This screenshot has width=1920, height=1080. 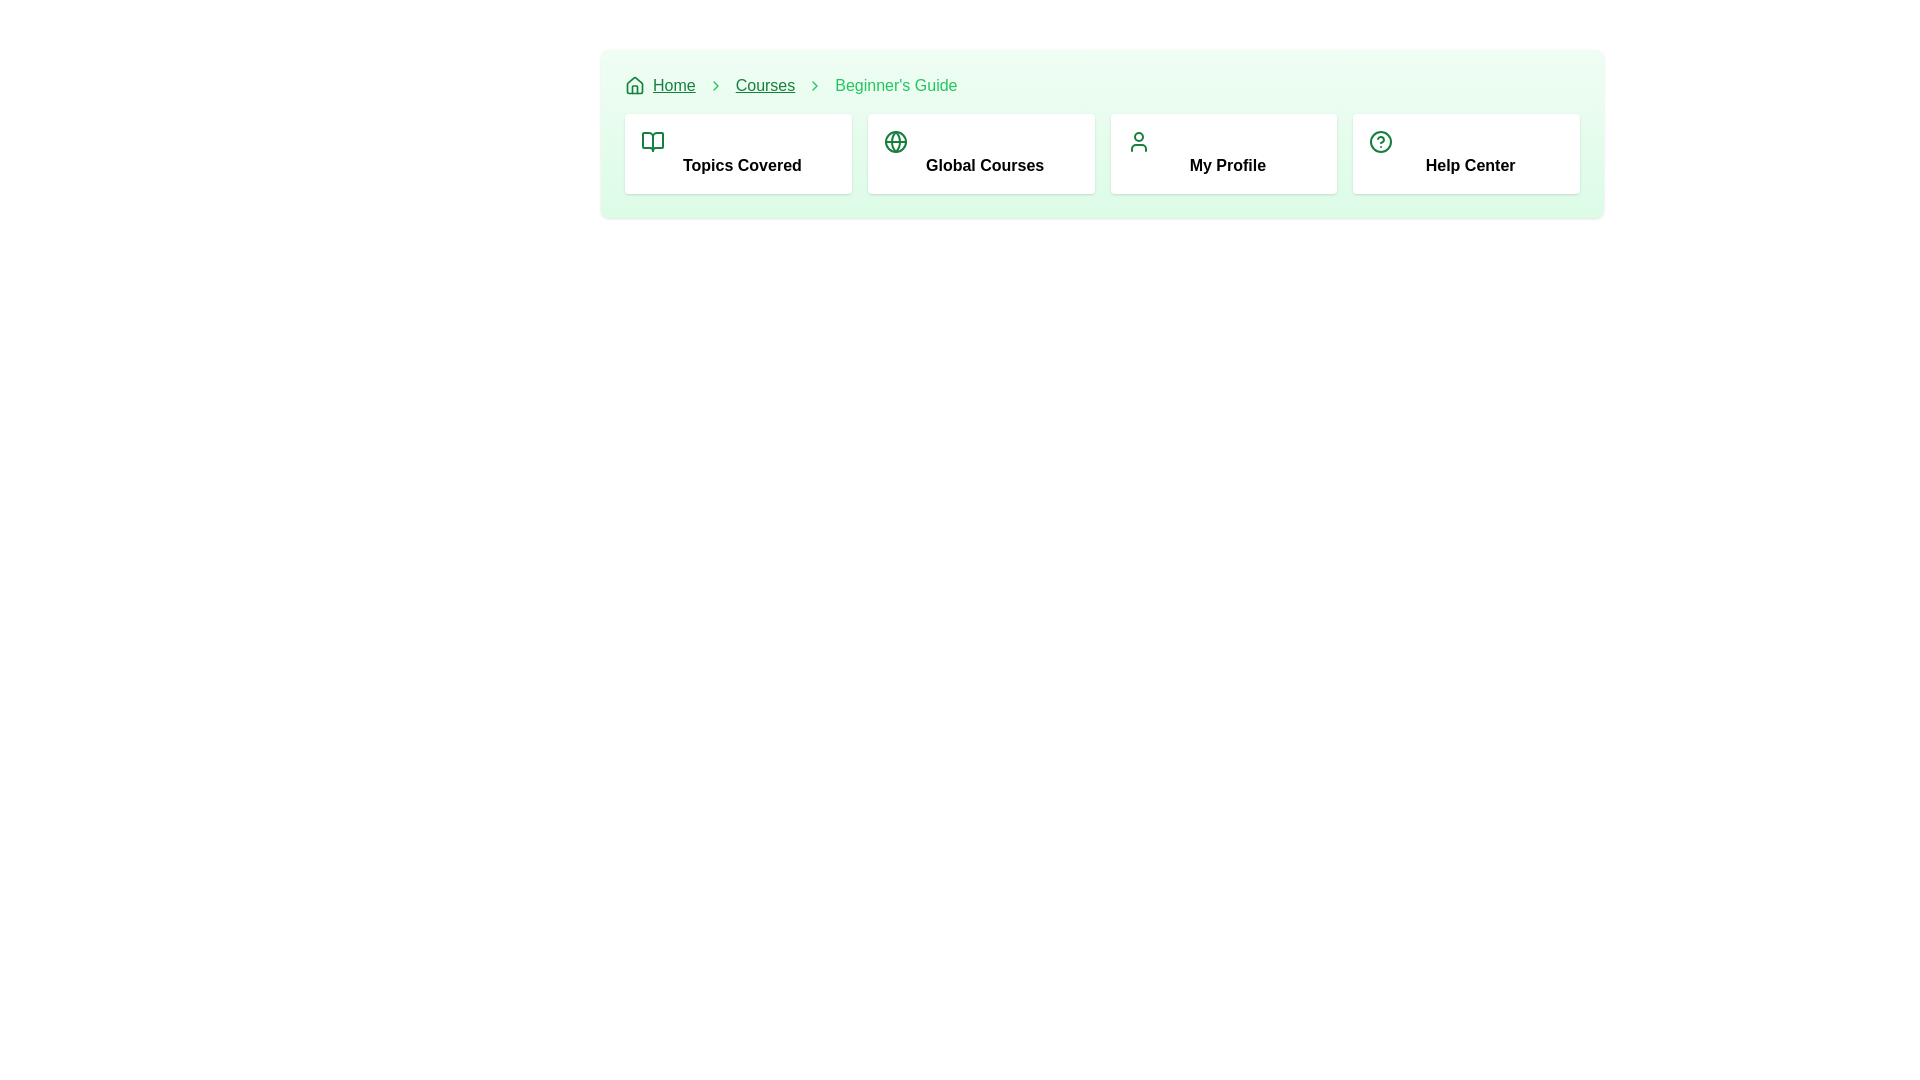 What do you see at coordinates (1466, 153) in the screenshot?
I see `the Informational card at the far right of the grid` at bounding box center [1466, 153].